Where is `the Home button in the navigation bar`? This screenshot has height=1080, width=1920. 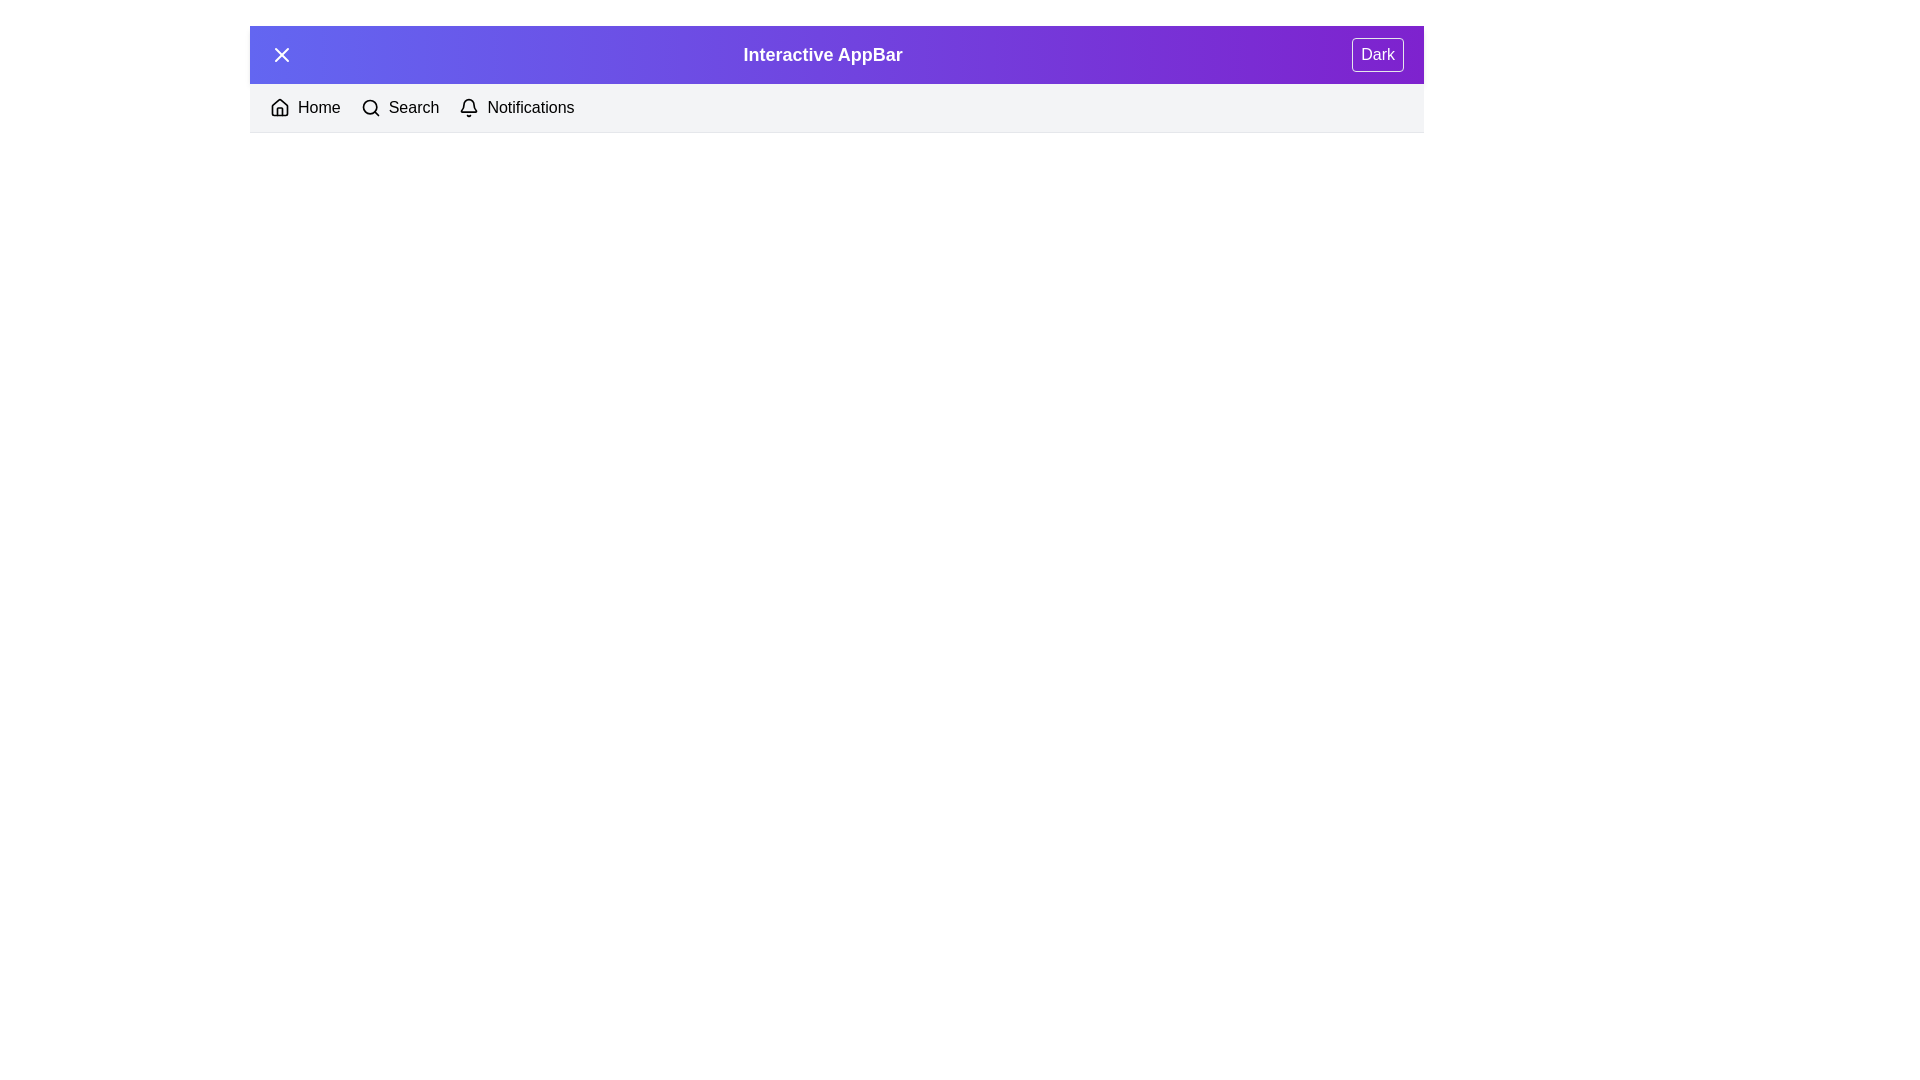 the Home button in the navigation bar is located at coordinates (304, 108).